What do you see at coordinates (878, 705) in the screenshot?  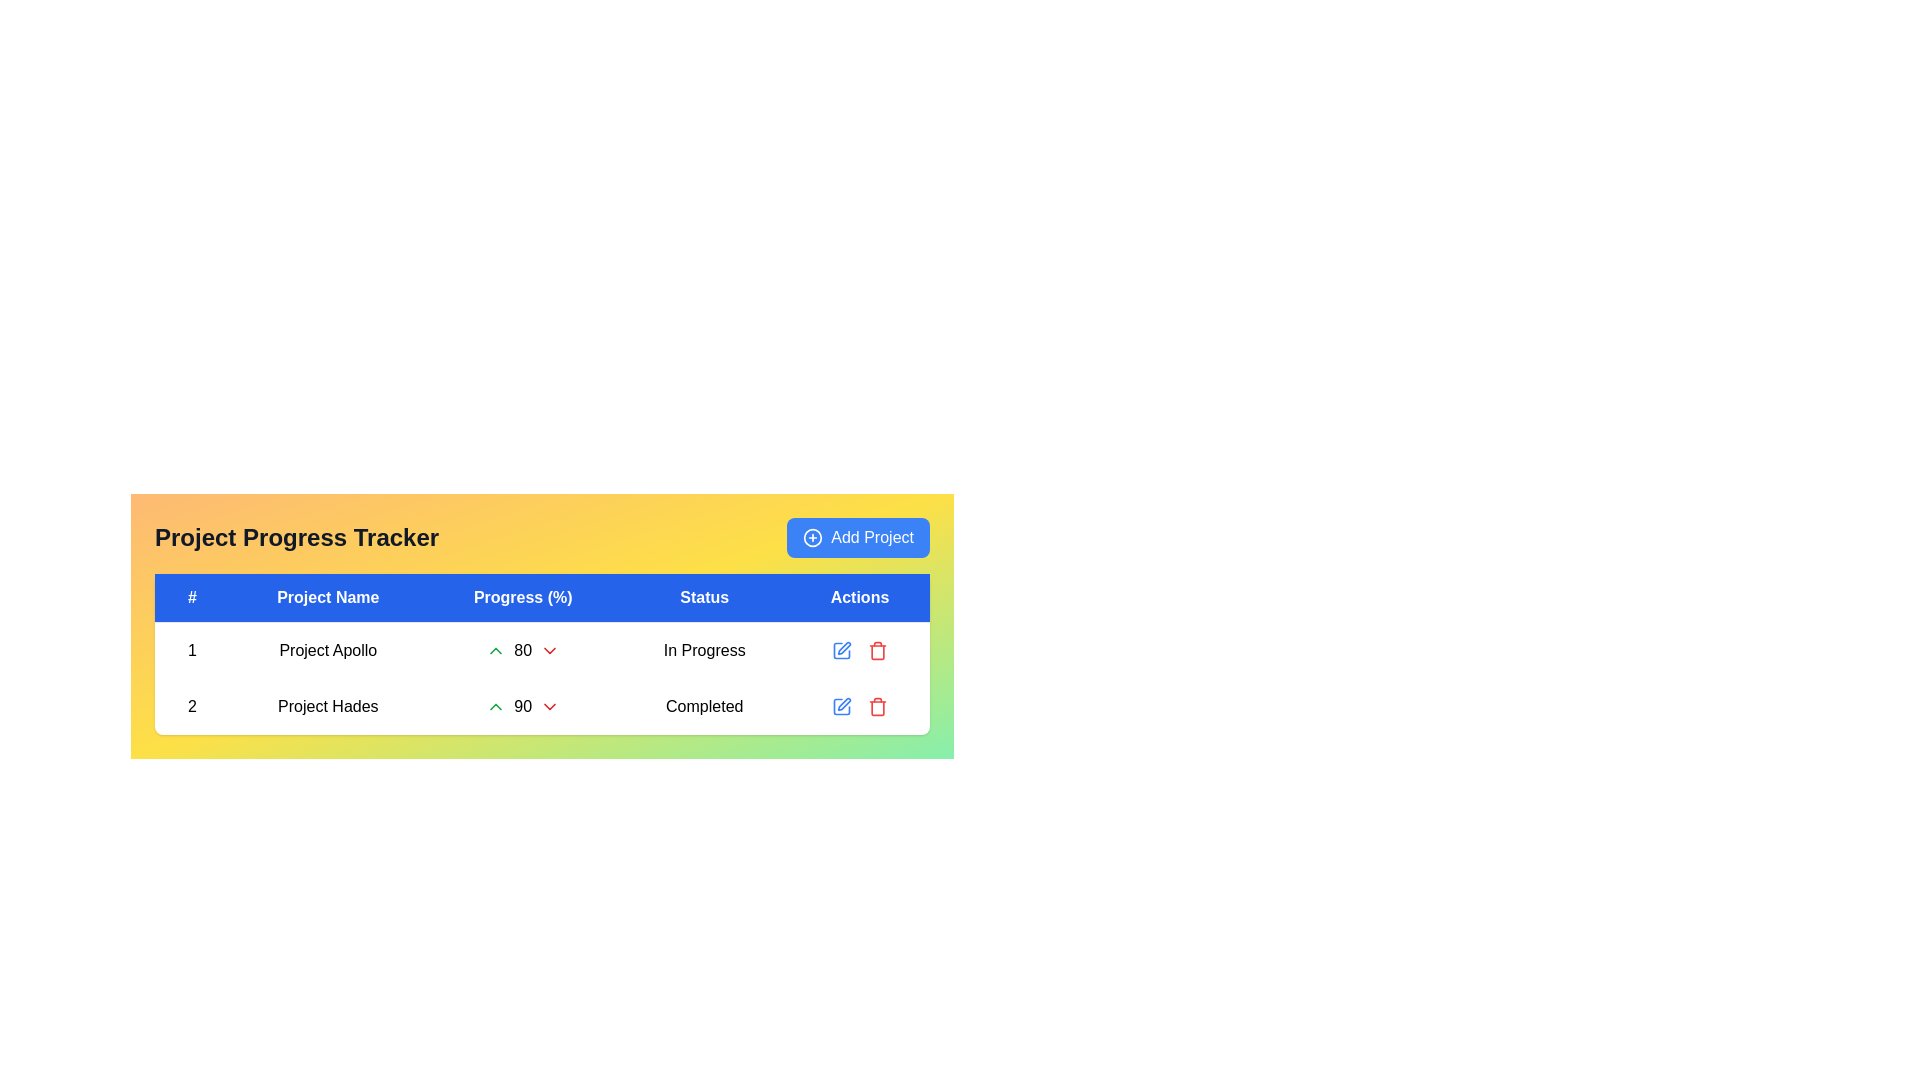 I see `the delete icon button in the second row of the table under the 'Actions' column` at bounding box center [878, 705].